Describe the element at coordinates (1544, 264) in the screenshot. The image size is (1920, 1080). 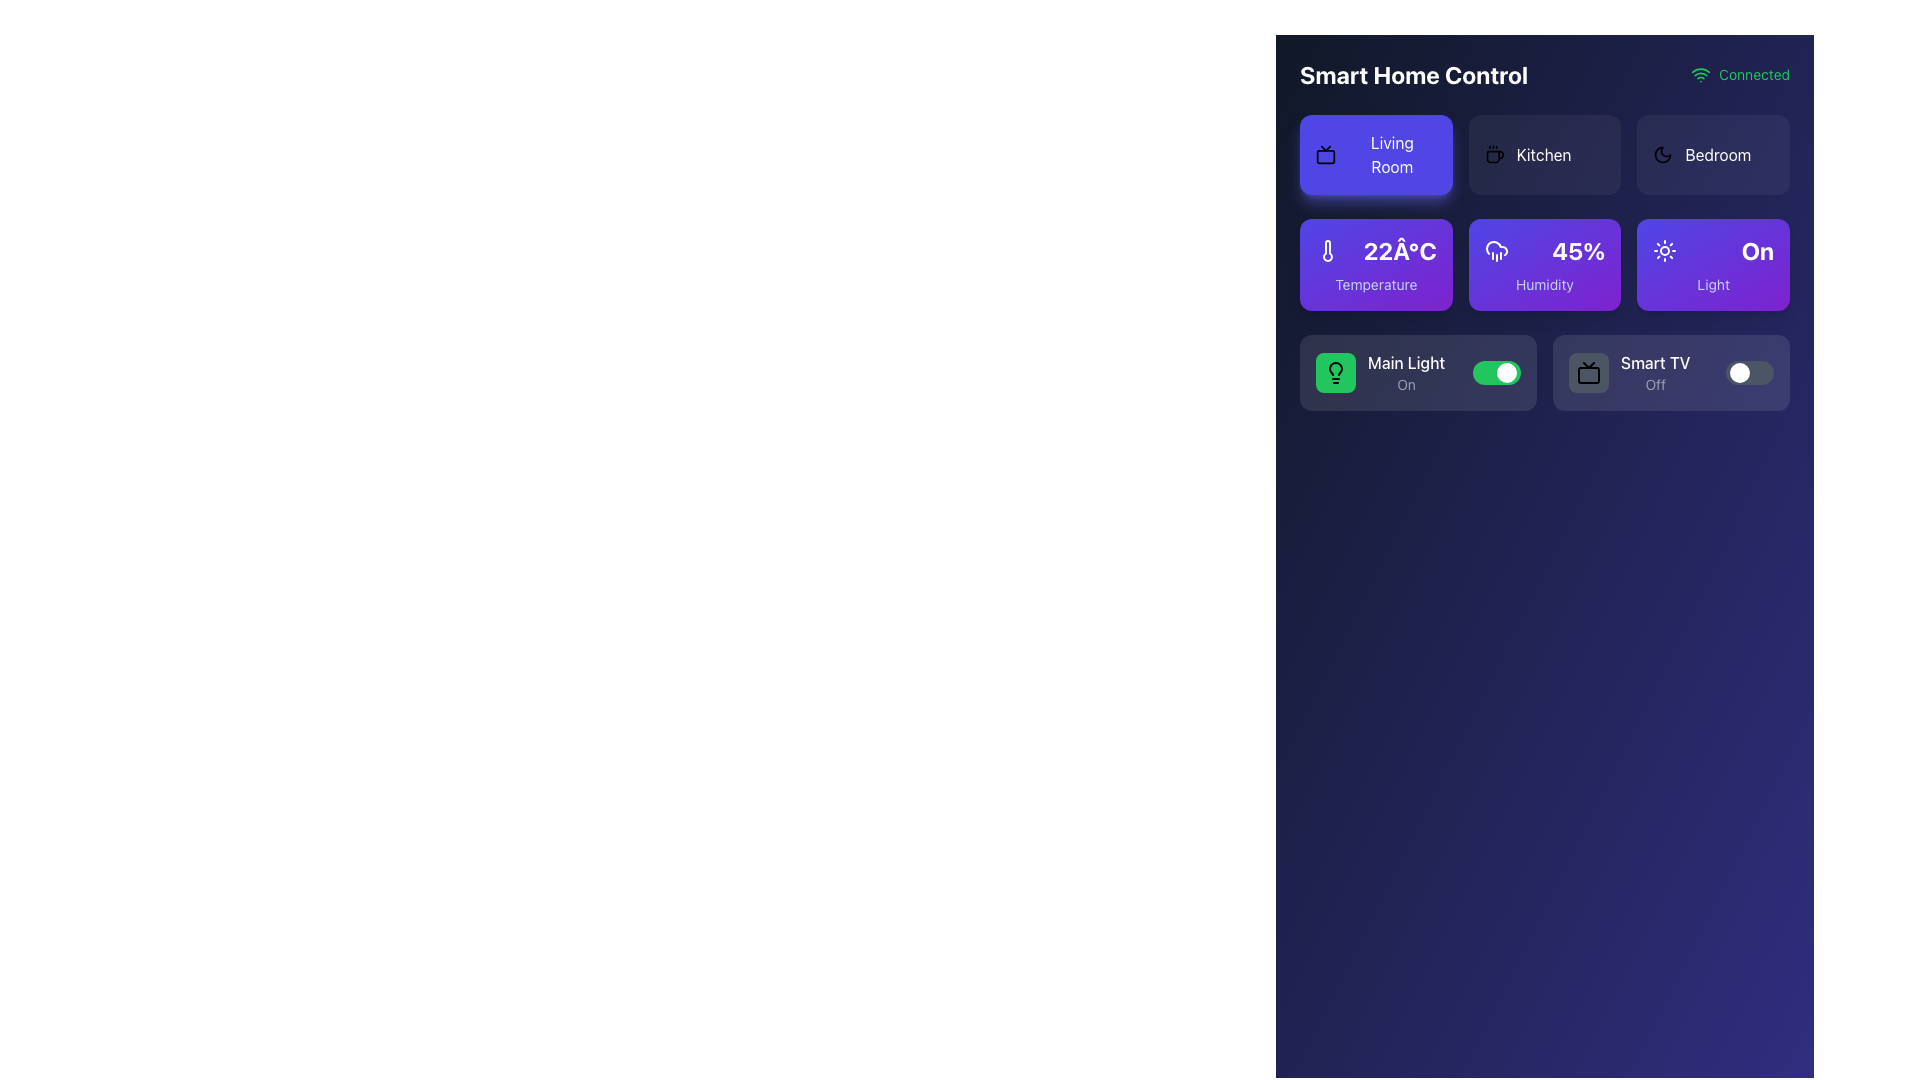
I see `displayed humidity level on the informational card located in the middle of the three cards beneath the navigation options` at that location.